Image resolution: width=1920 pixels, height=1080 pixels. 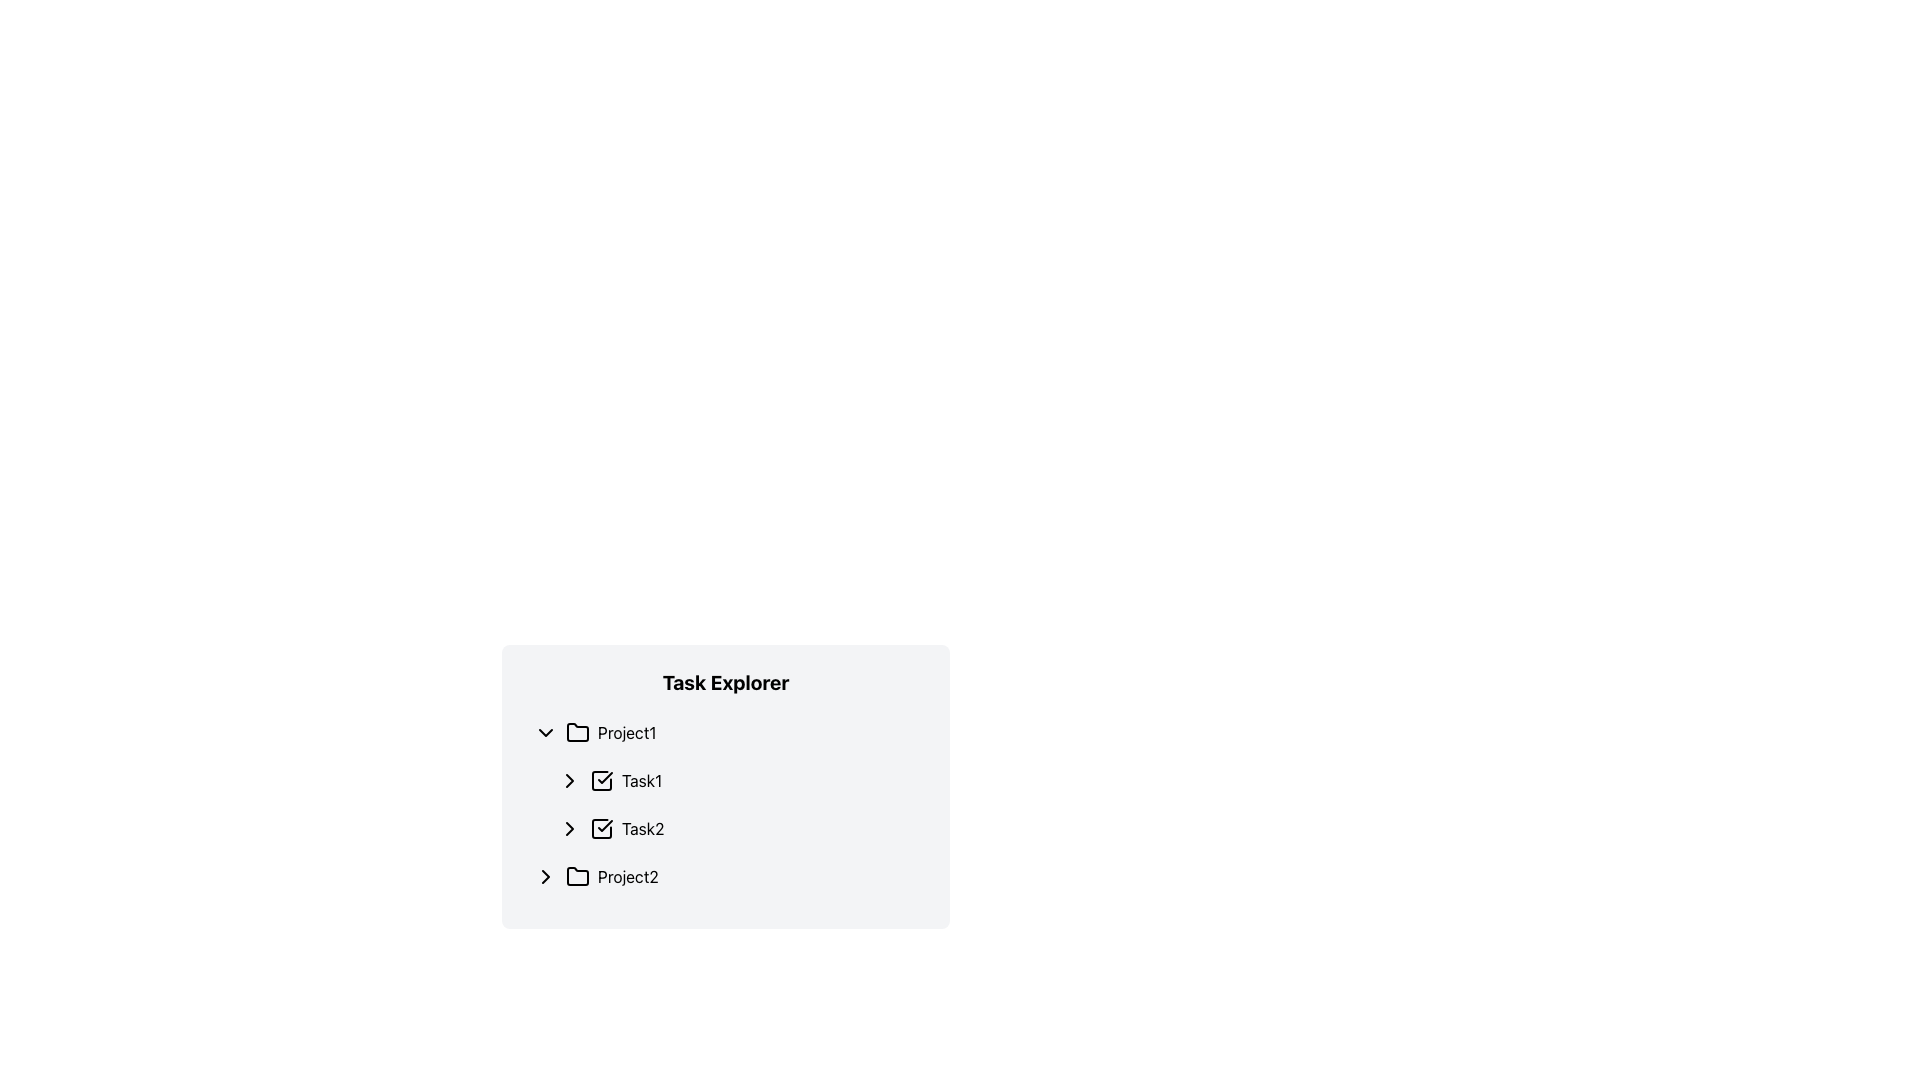 I want to click on the rightward-pointing Chevron expand/collapse icon, so click(x=546, y=875).